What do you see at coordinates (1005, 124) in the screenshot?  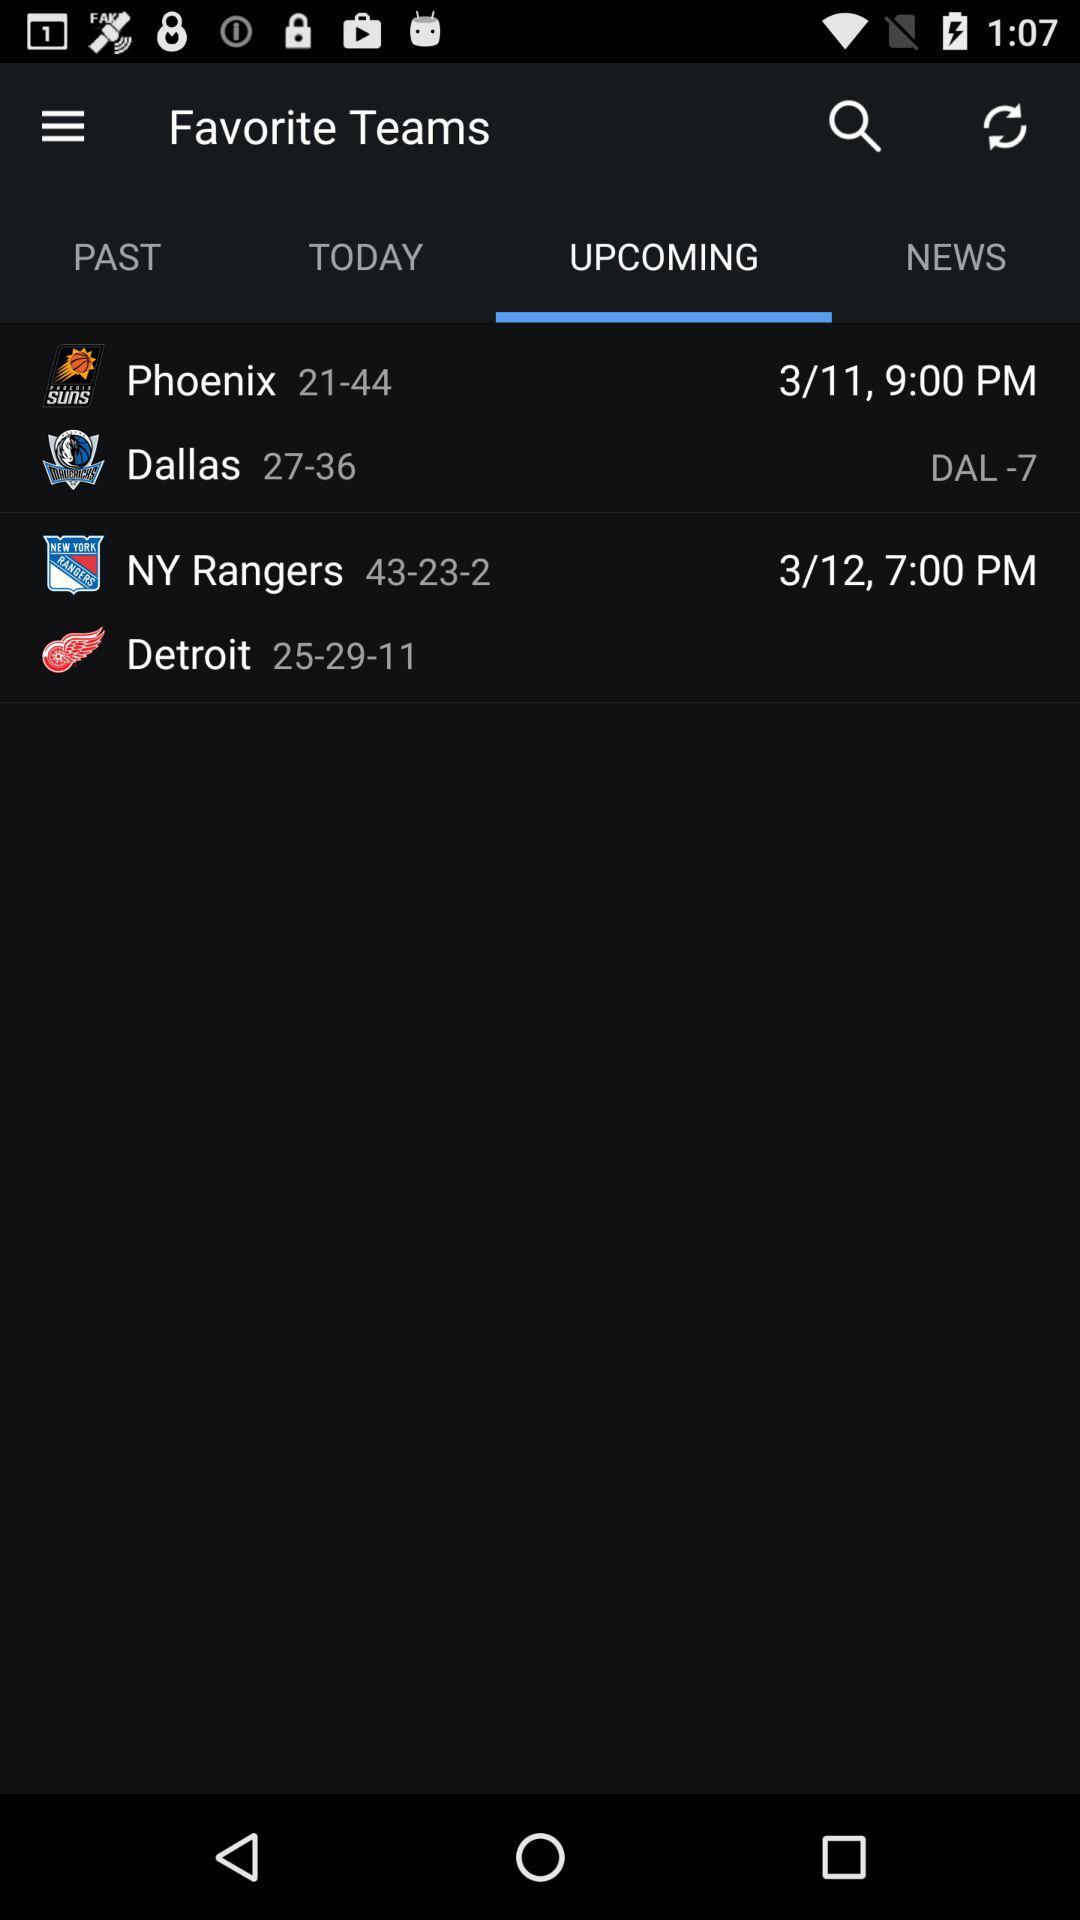 I see `reload page` at bounding box center [1005, 124].